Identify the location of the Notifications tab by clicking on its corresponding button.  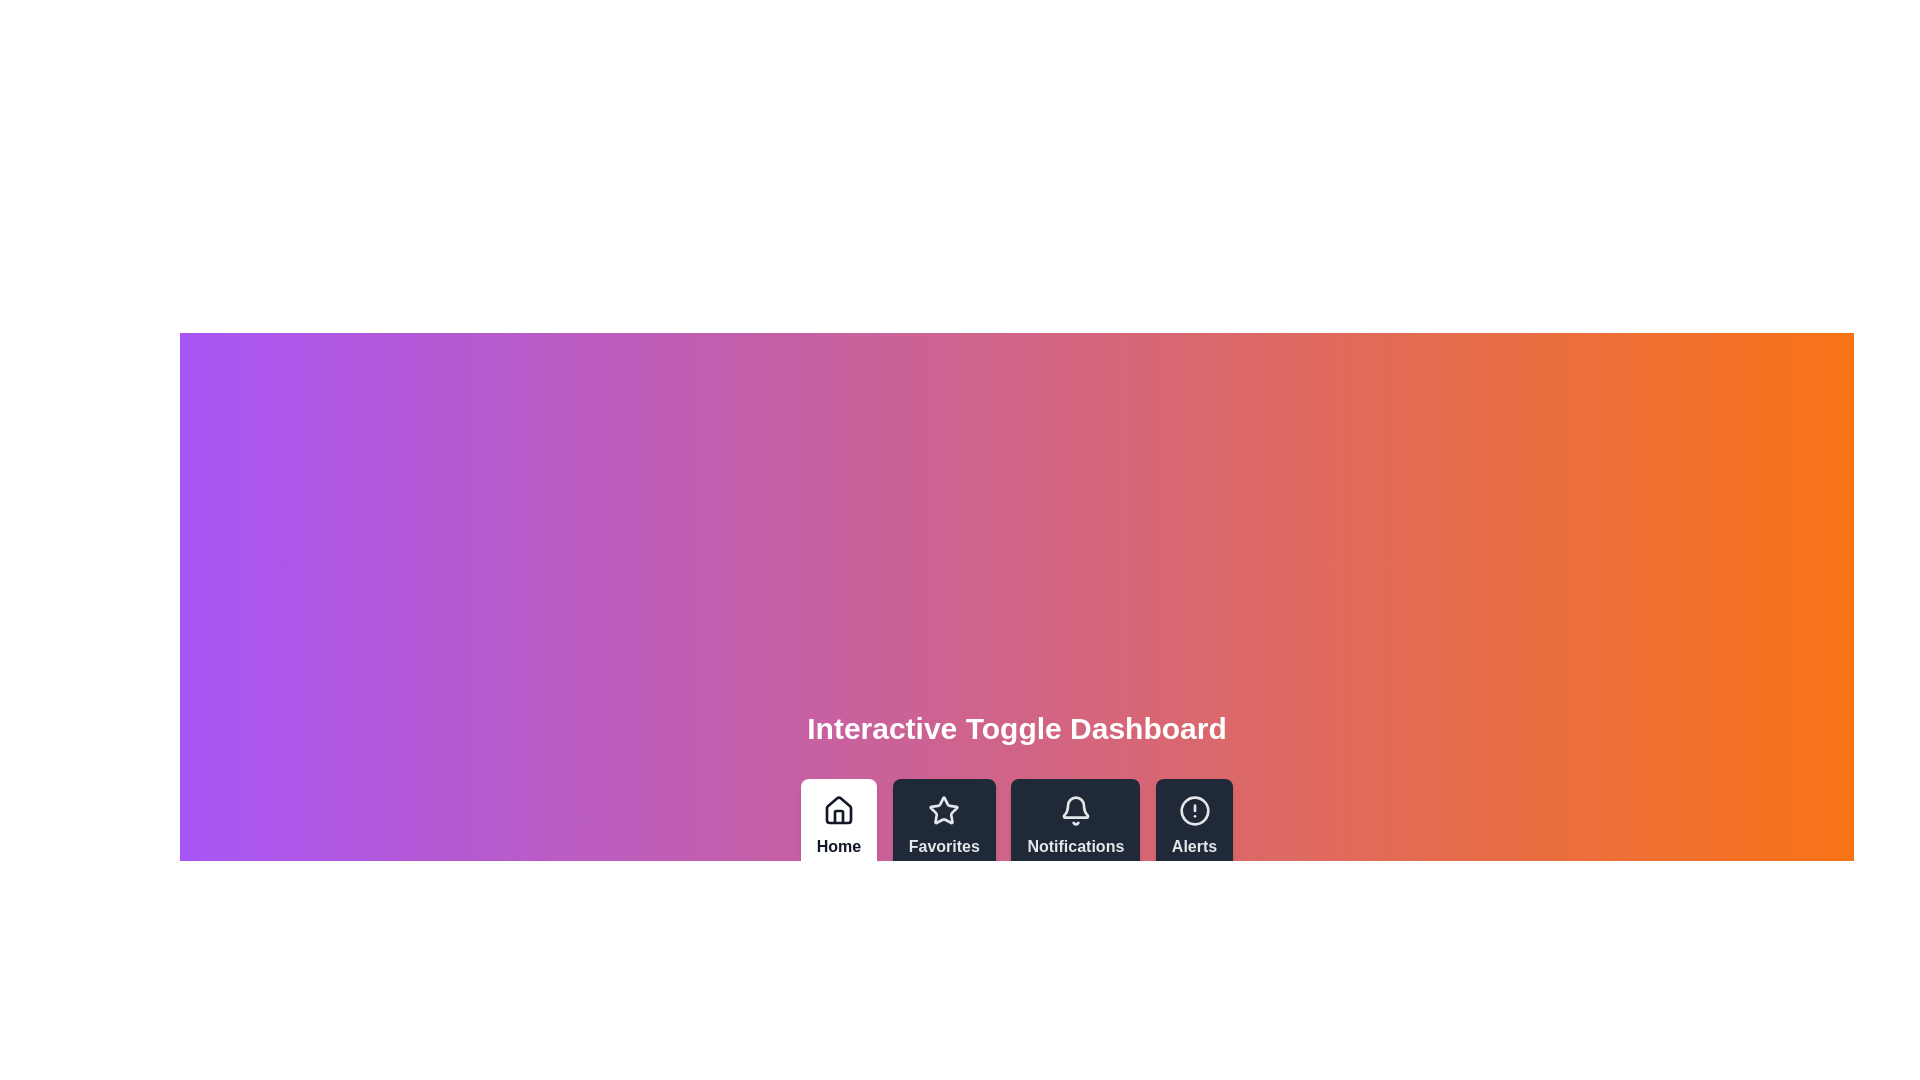
(1074, 826).